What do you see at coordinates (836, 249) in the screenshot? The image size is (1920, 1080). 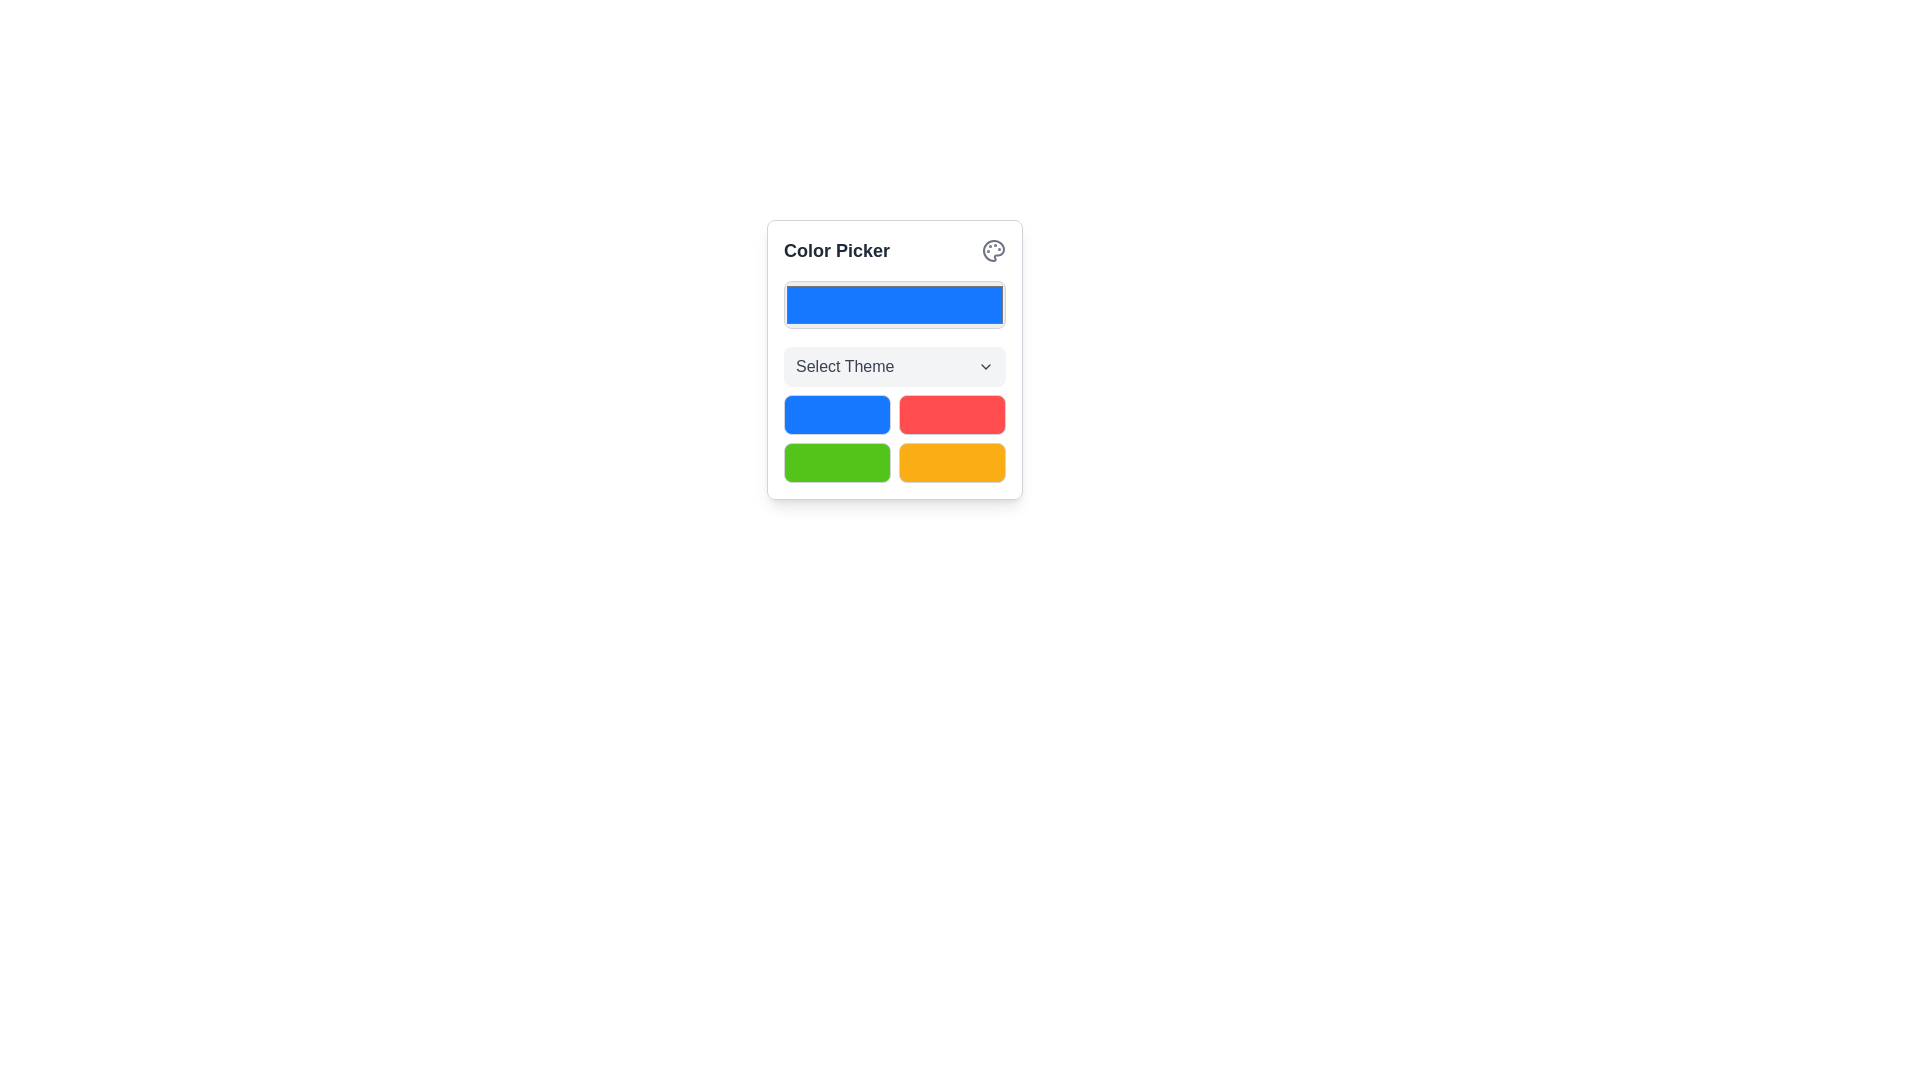 I see `the 'Color Picker' text label, which is prominently displayed in a bold, dark gray font at the top-left section of a card layout, adjacent to a circular icon` at bounding box center [836, 249].